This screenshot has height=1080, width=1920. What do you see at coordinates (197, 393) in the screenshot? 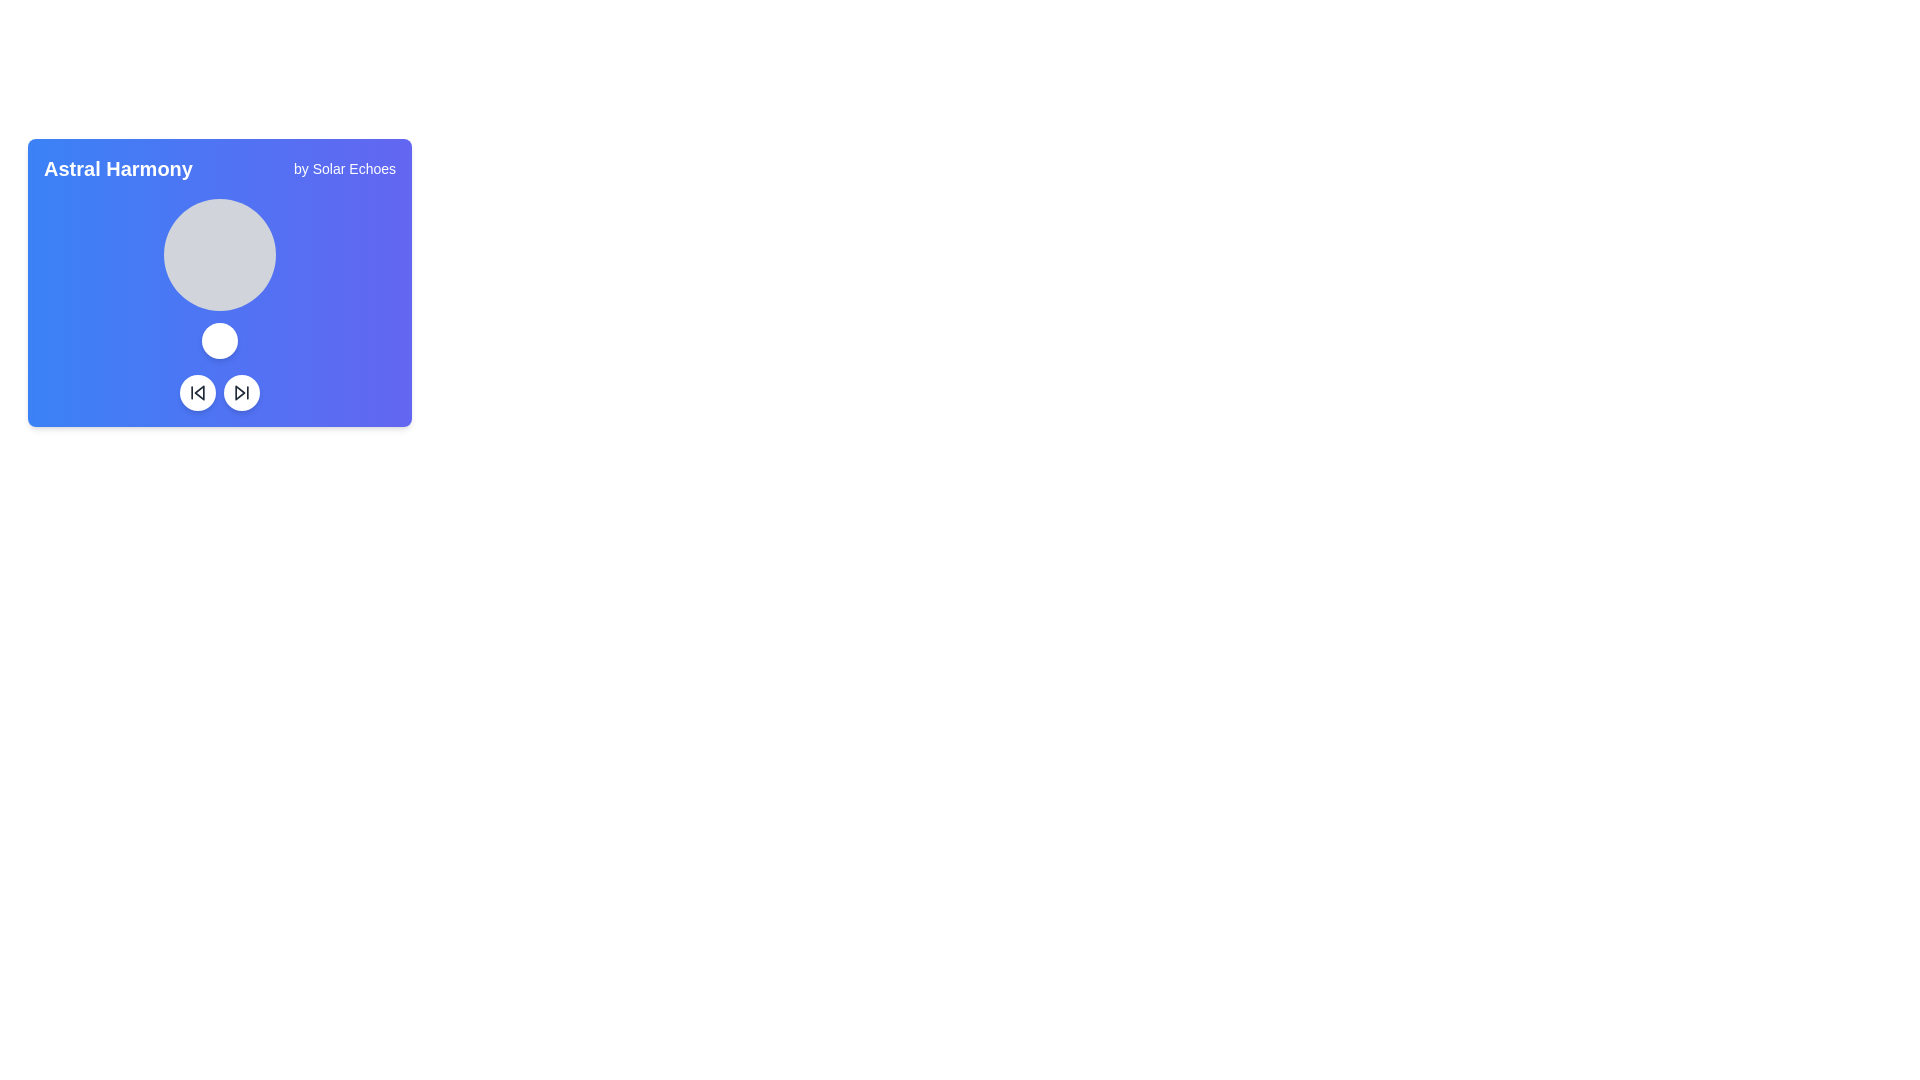
I see `the back button icon located at the bottom left of the interface` at bounding box center [197, 393].